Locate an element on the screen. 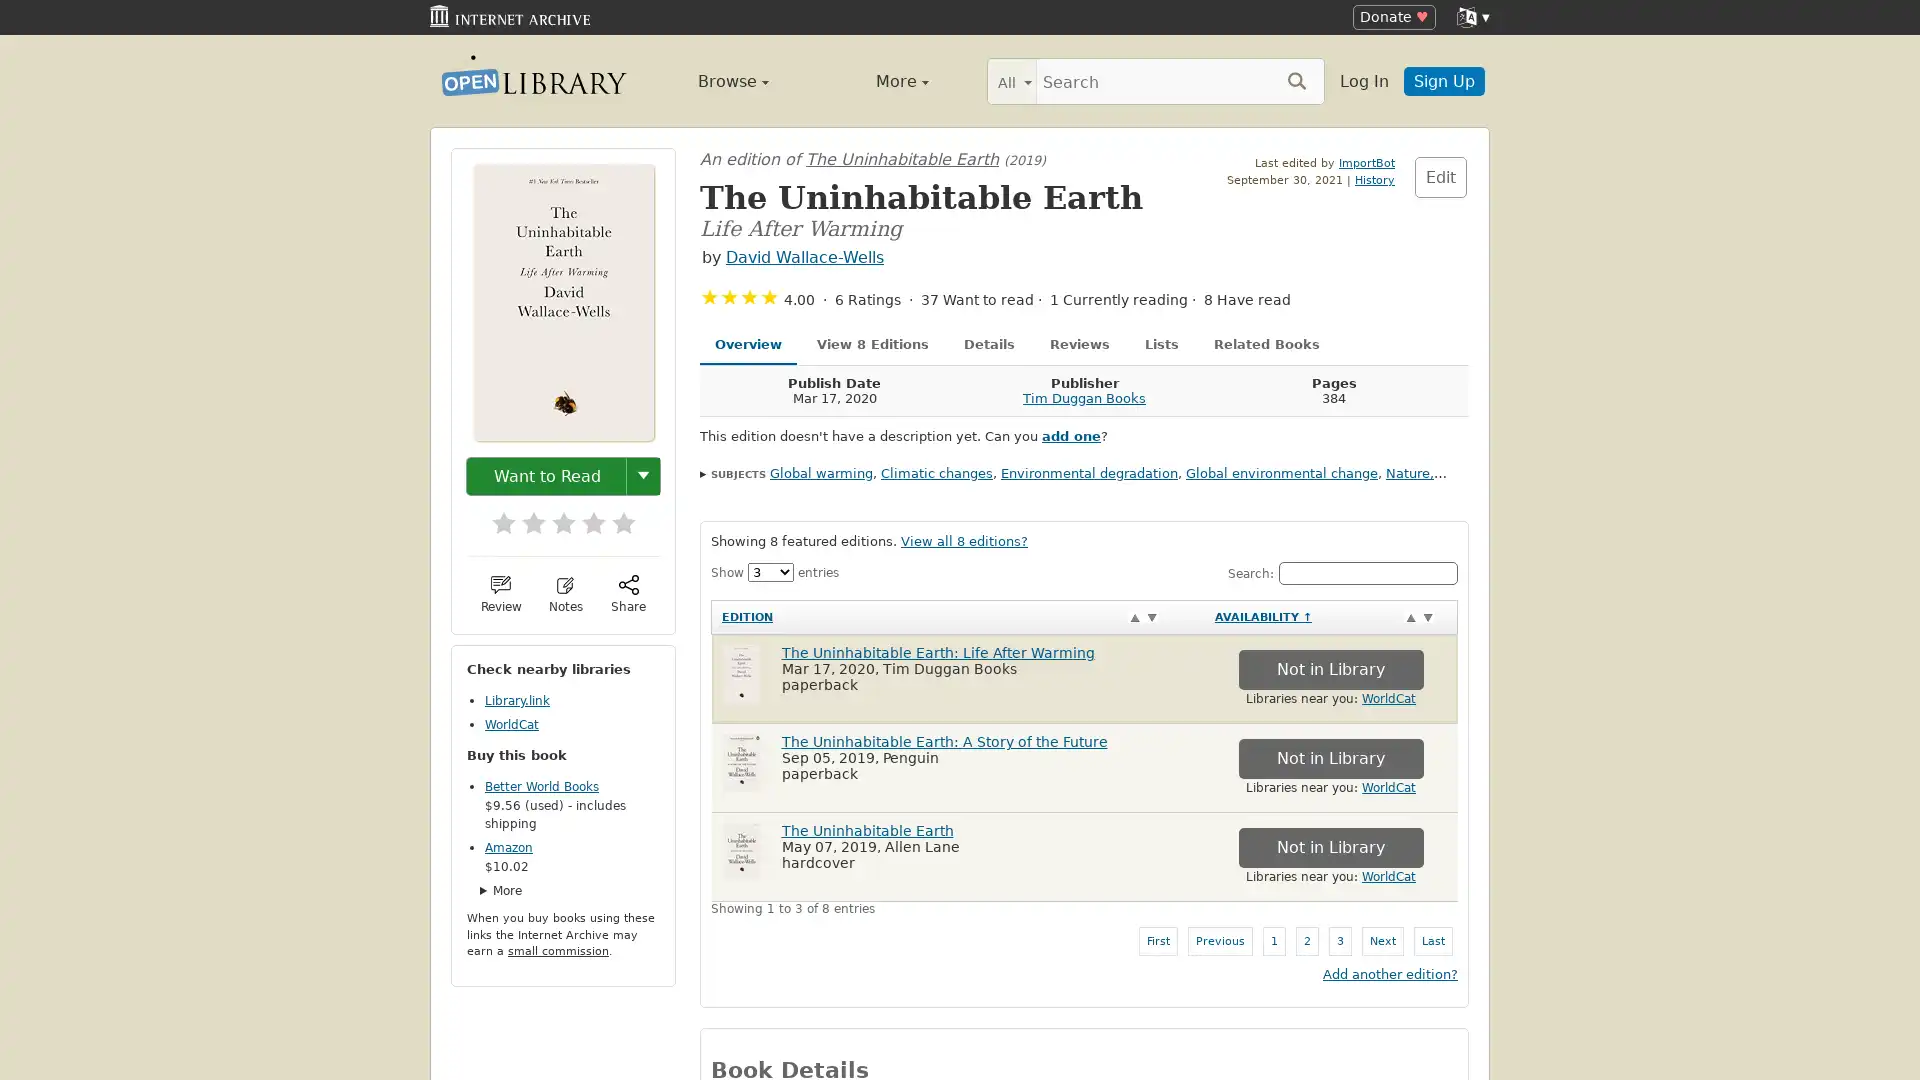 Image resolution: width=1920 pixels, height=1080 pixels. Want to Read is located at coordinates (547, 475).